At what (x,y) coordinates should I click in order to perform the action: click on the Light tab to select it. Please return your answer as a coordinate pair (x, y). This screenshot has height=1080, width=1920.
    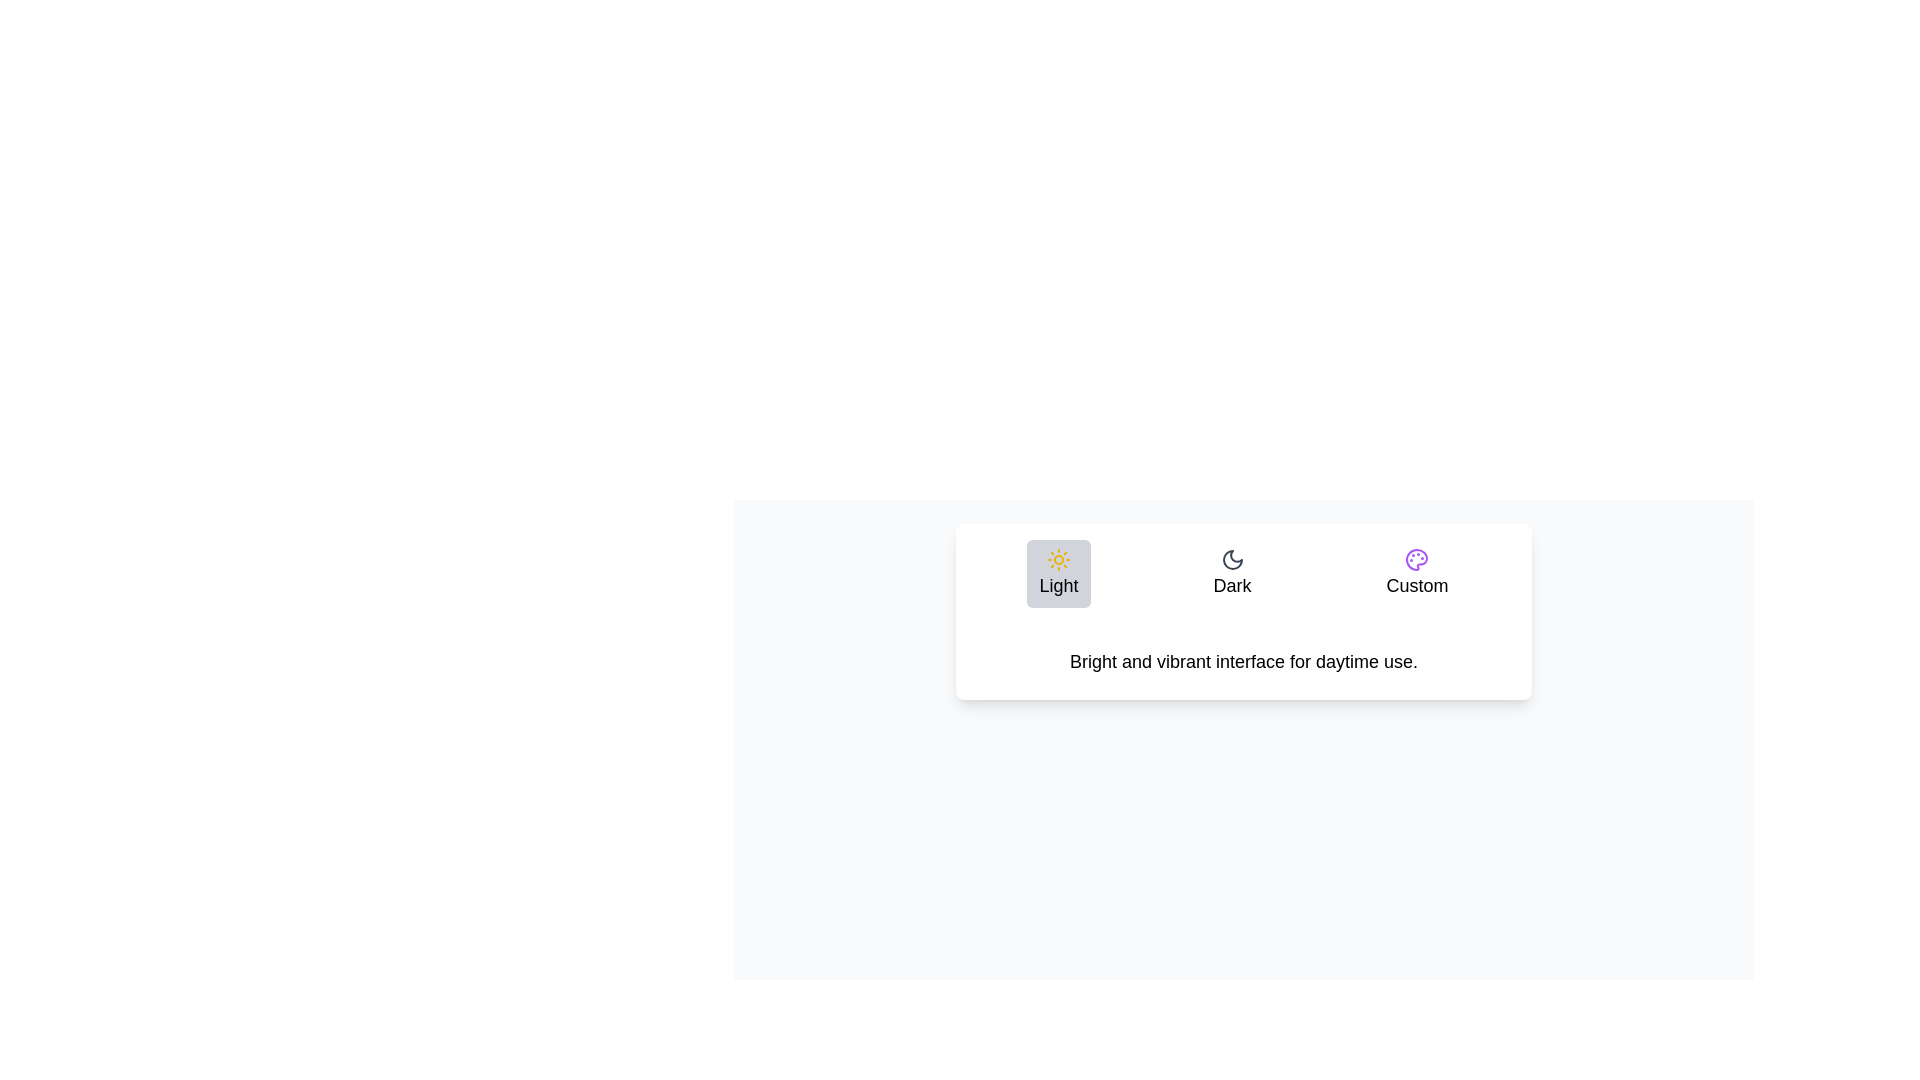
    Looking at the image, I should click on (1058, 574).